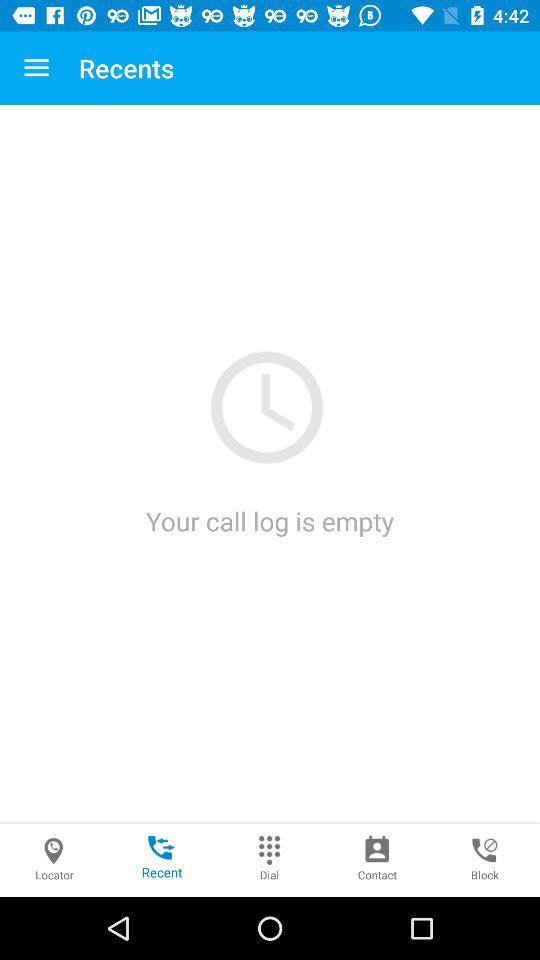 The image size is (540, 960). I want to click on the item to the left of the recents app, so click(36, 68).